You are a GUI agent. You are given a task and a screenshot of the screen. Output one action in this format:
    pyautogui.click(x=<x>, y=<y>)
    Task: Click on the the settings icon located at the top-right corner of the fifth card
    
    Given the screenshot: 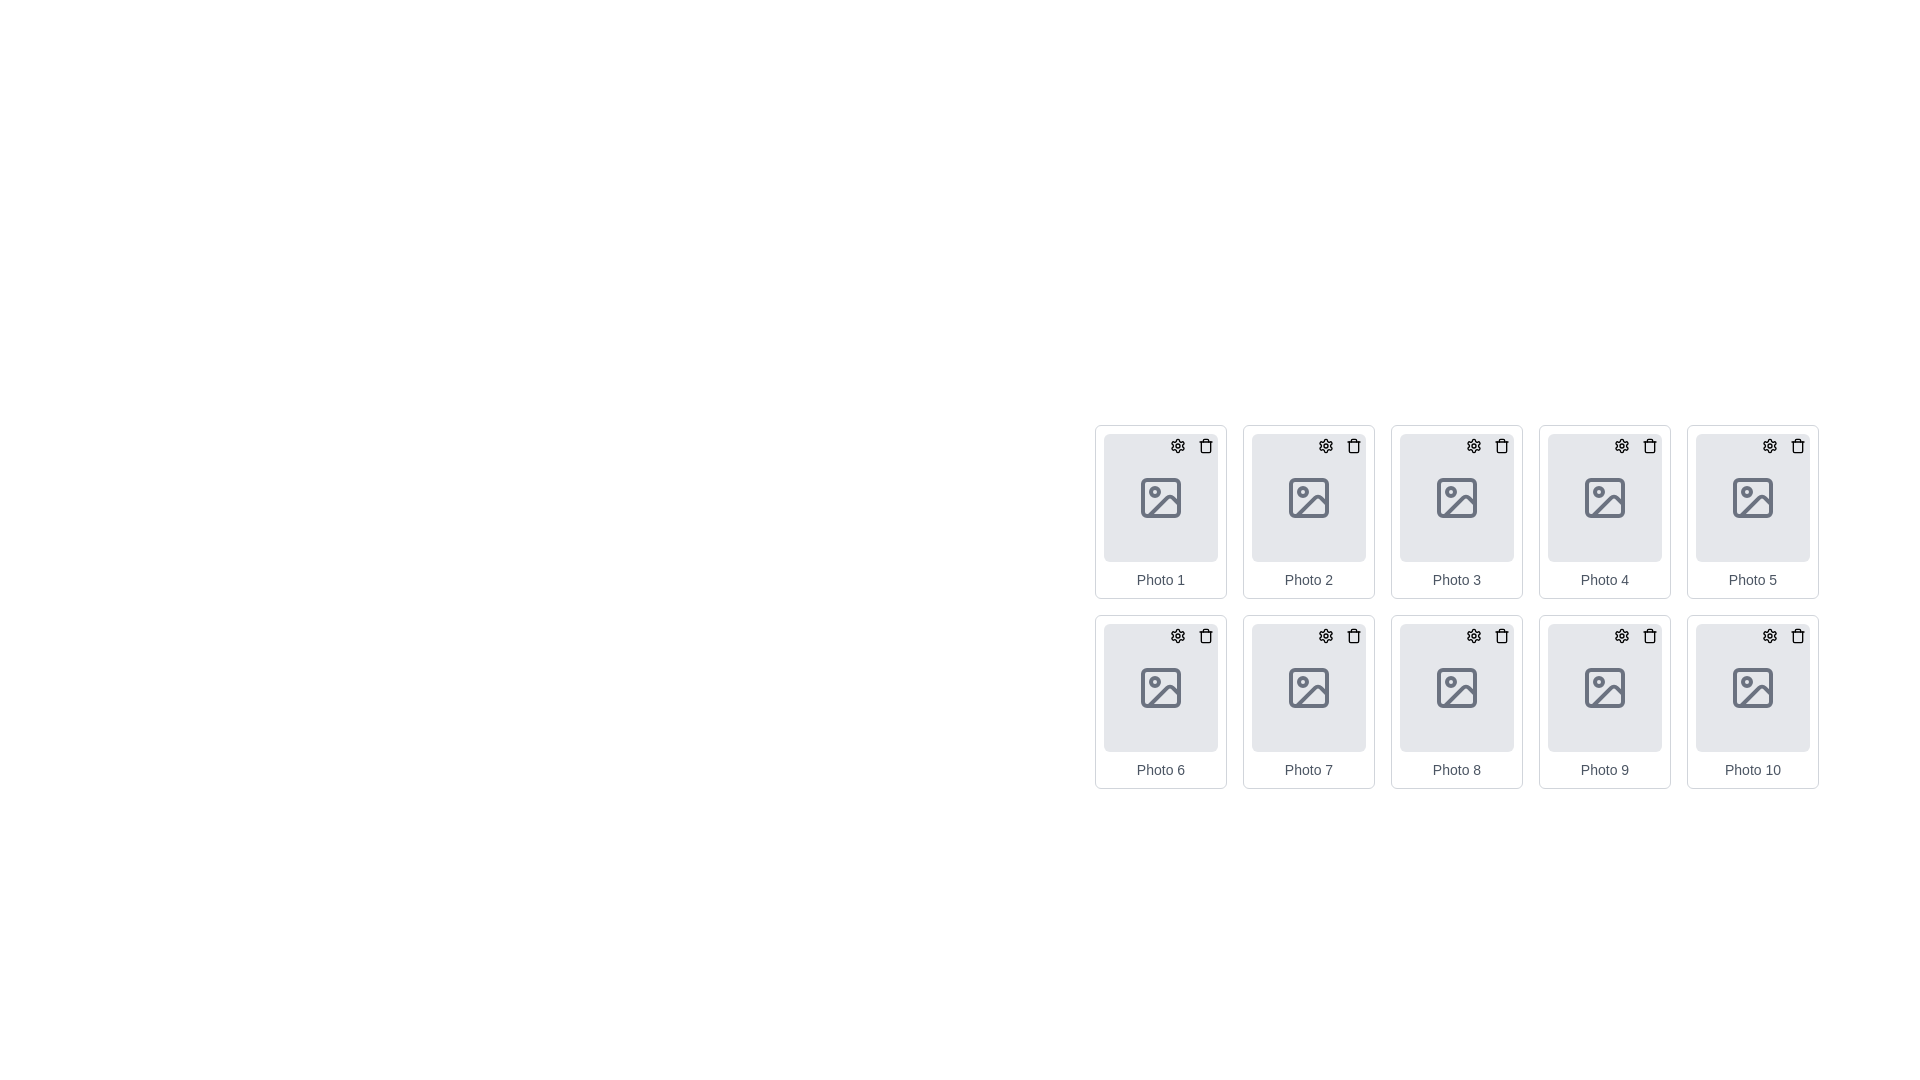 What is the action you would take?
    pyautogui.click(x=1770, y=445)
    